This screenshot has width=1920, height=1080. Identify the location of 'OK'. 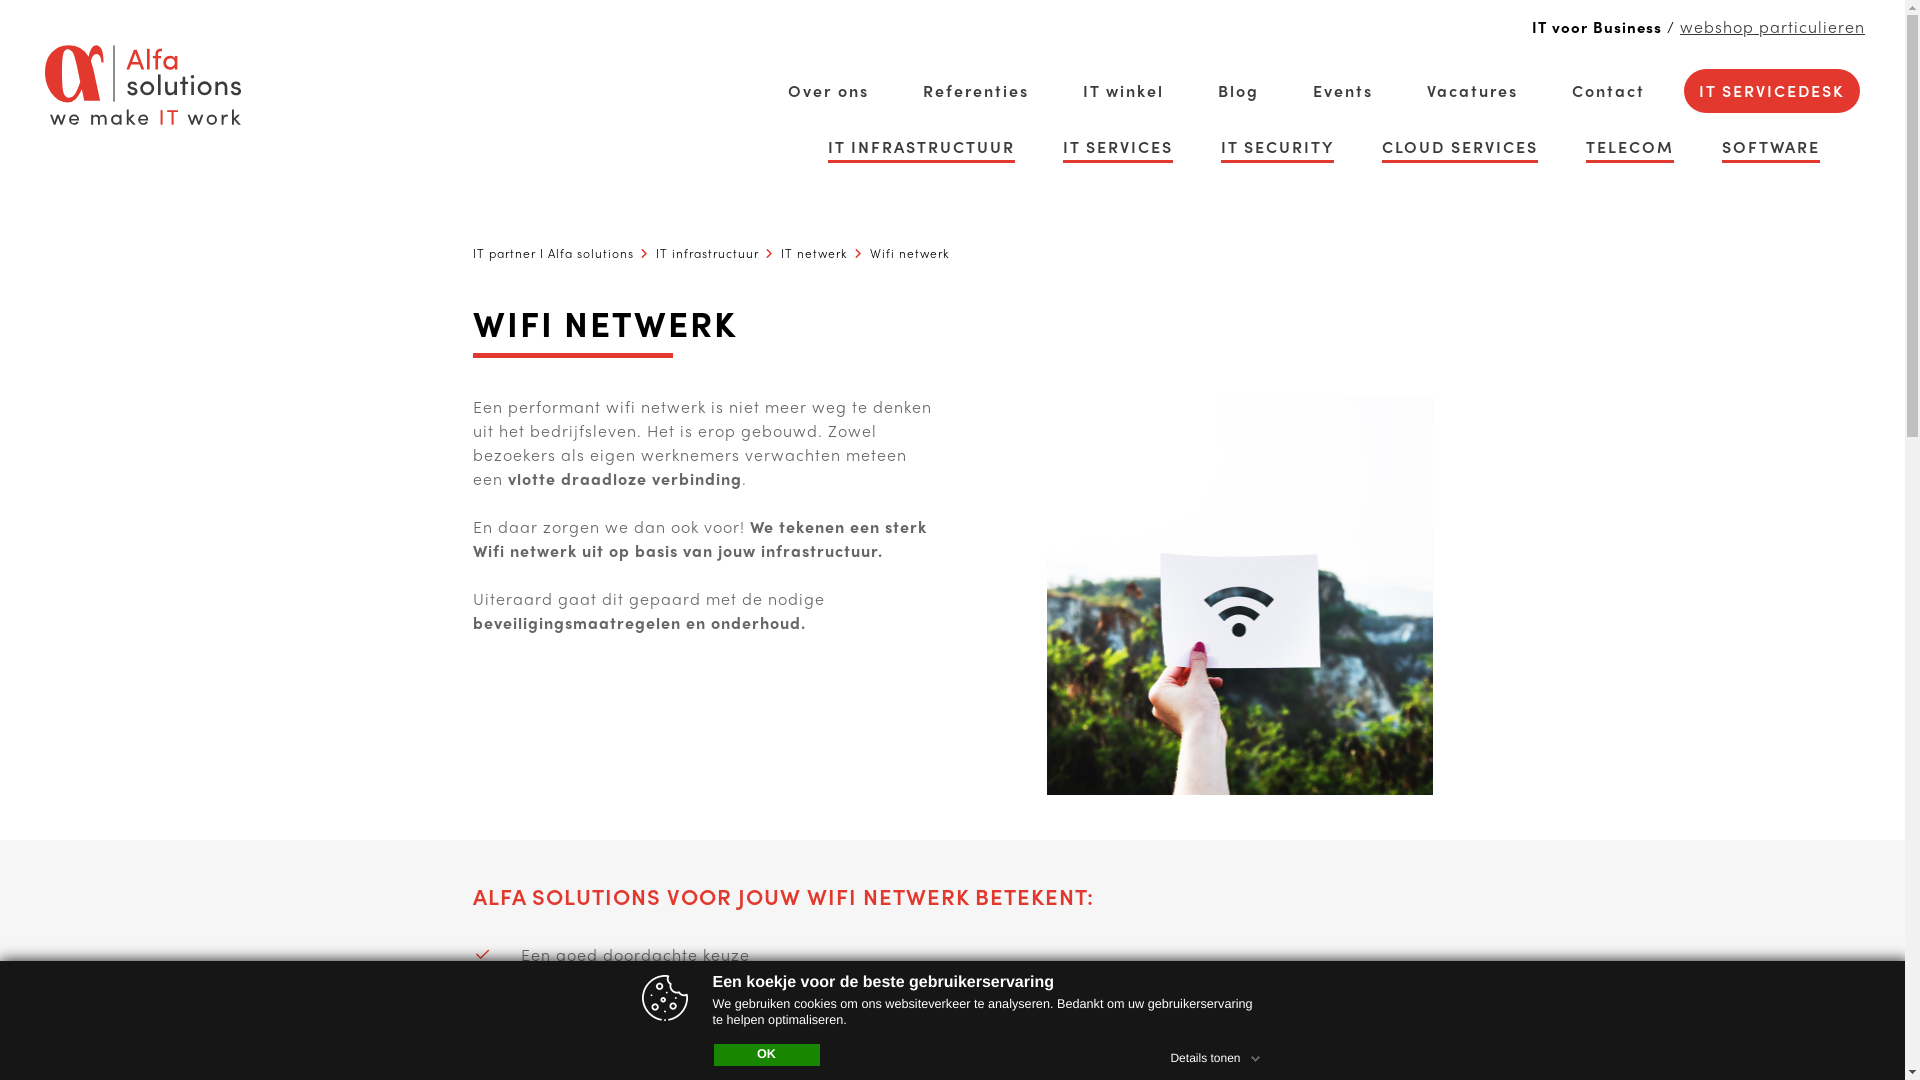
(714, 1054).